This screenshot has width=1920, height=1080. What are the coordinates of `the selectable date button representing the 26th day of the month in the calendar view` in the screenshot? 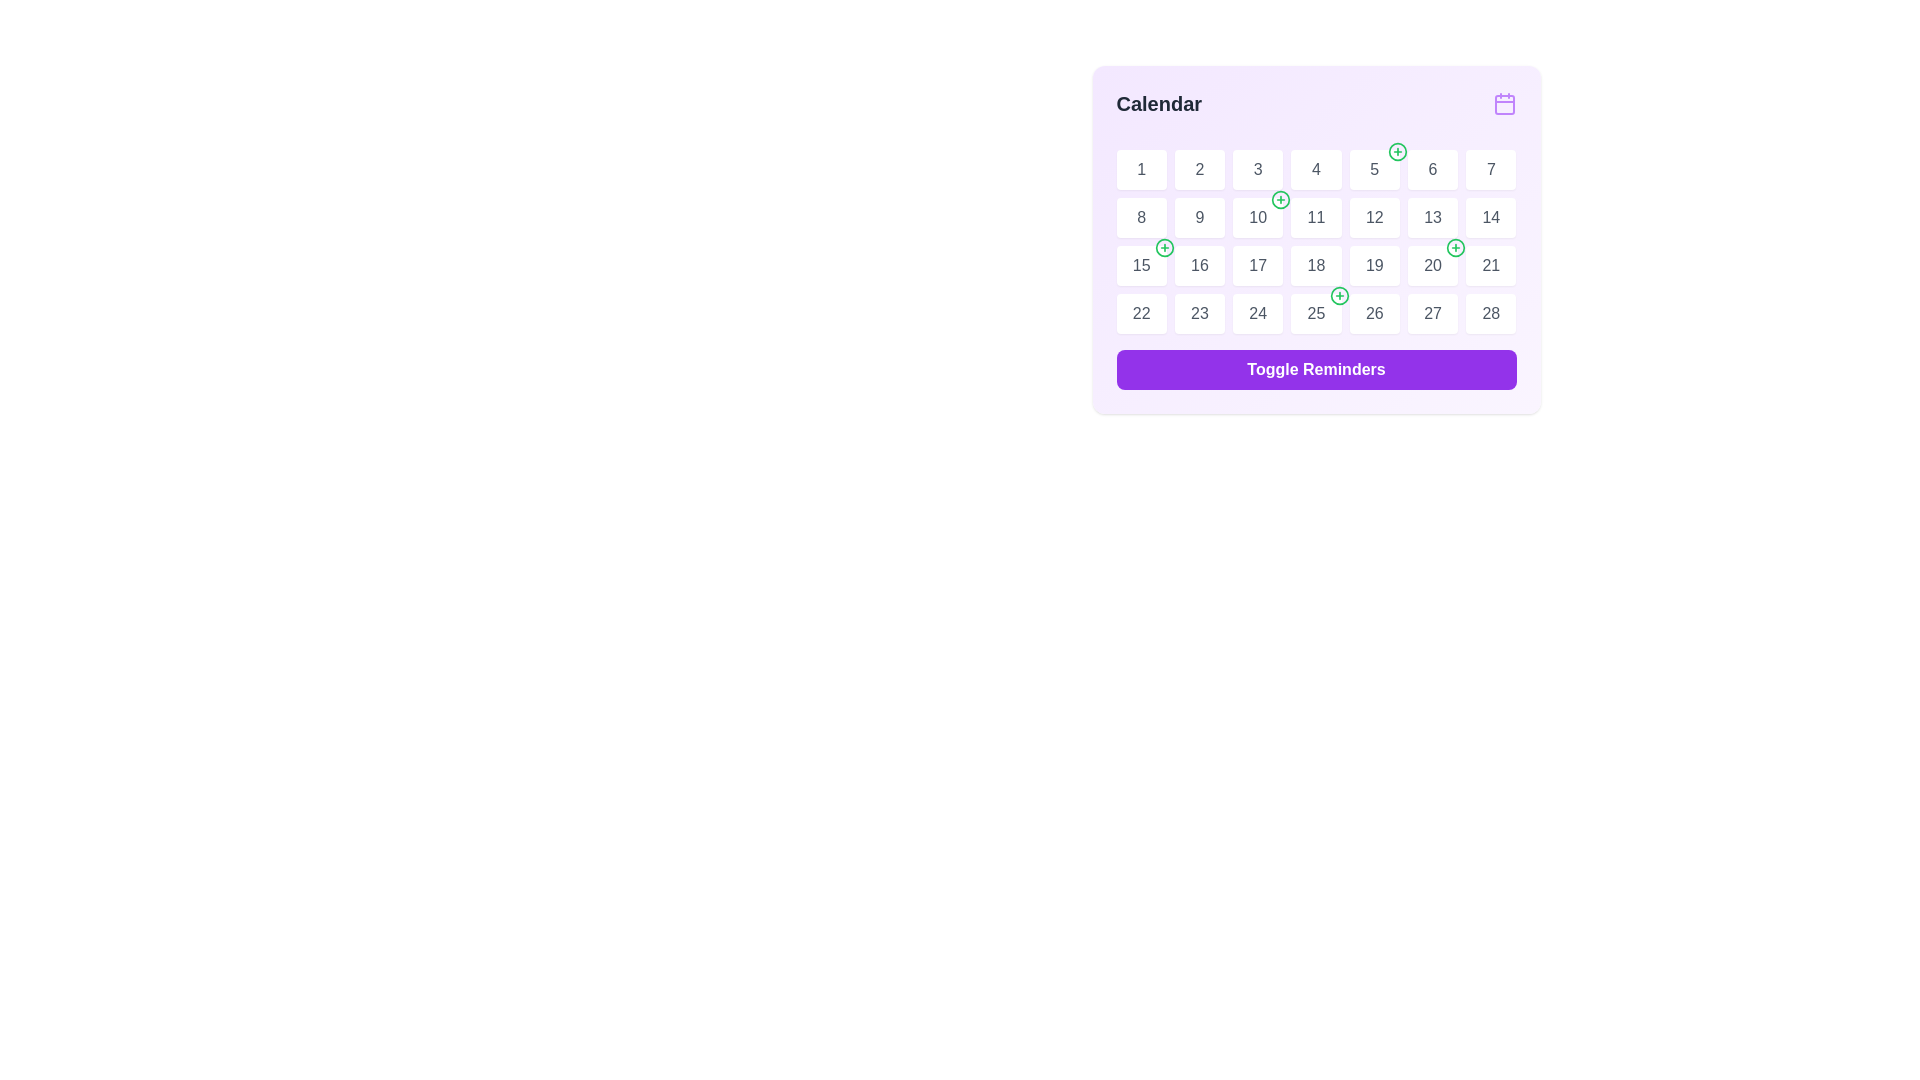 It's located at (1373, 313).